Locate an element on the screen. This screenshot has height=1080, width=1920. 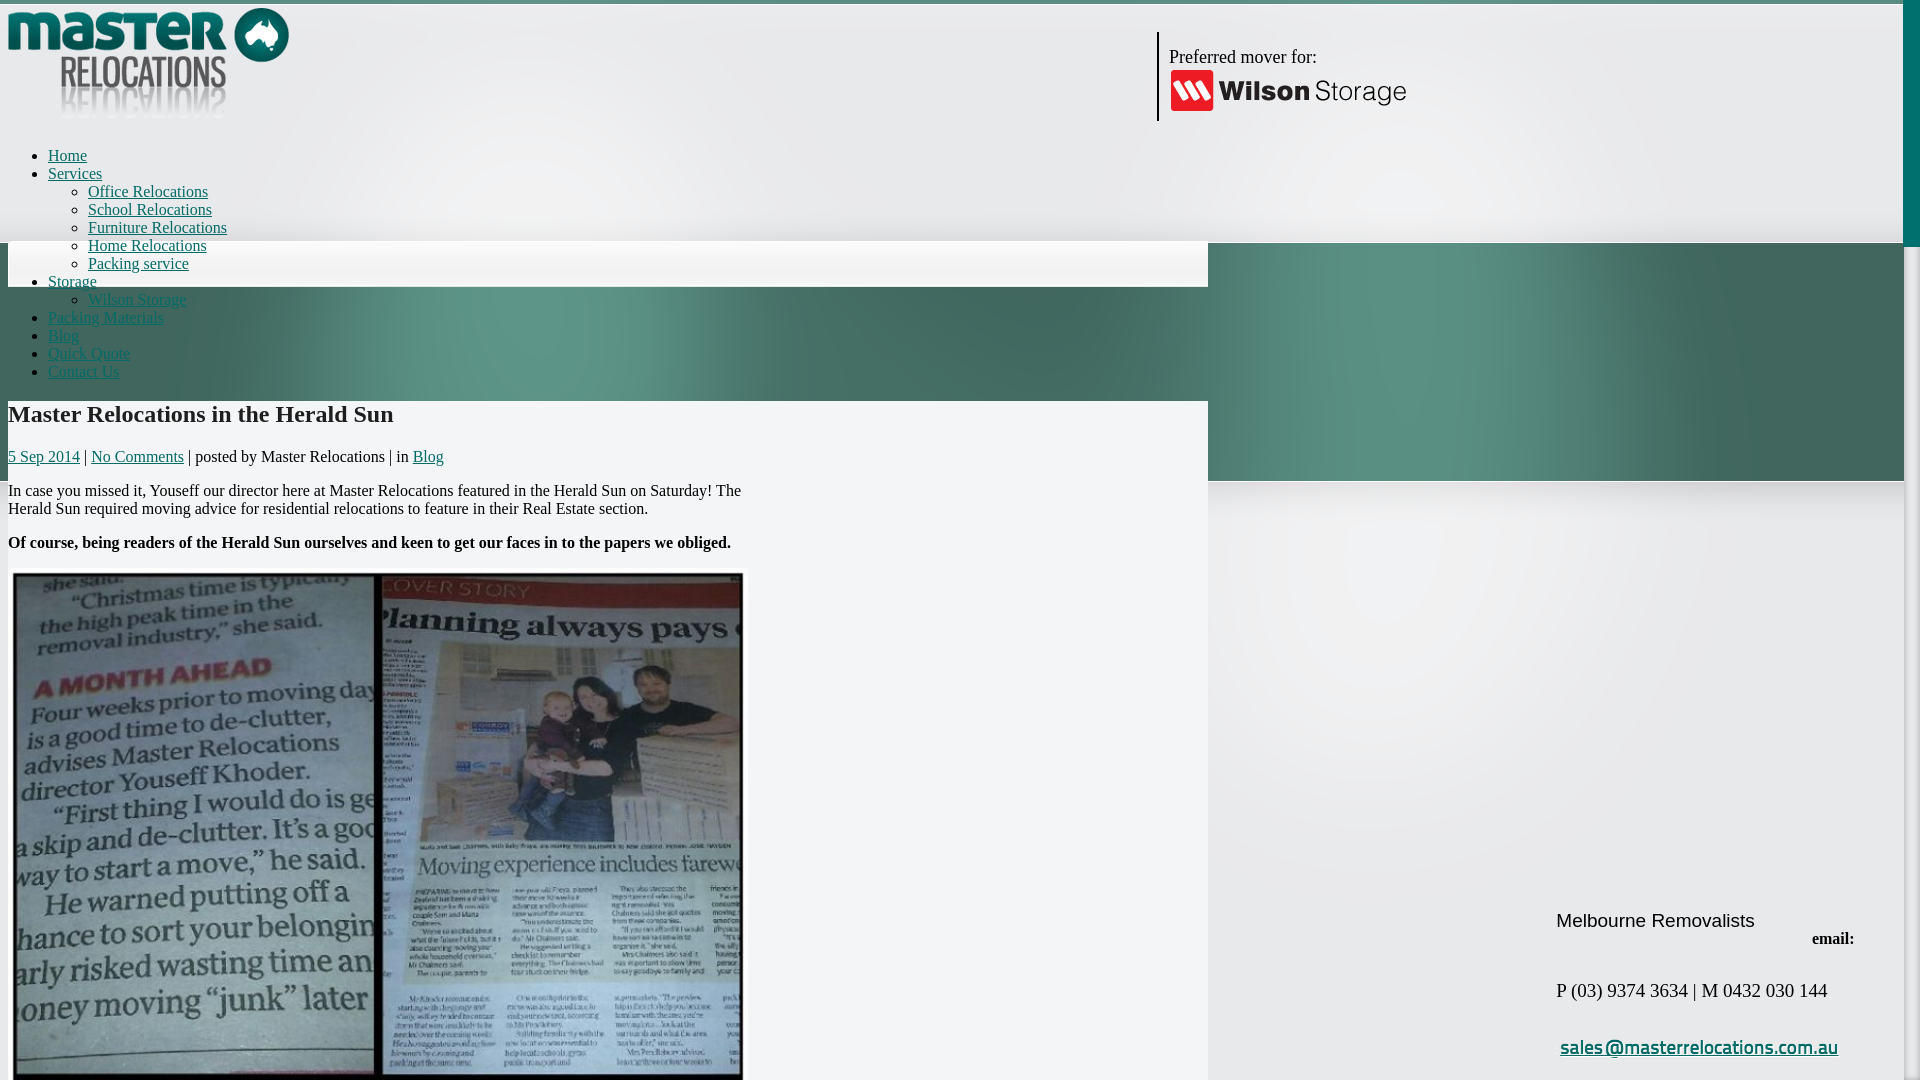
'Packing service' is located at coordinates (137, 262).